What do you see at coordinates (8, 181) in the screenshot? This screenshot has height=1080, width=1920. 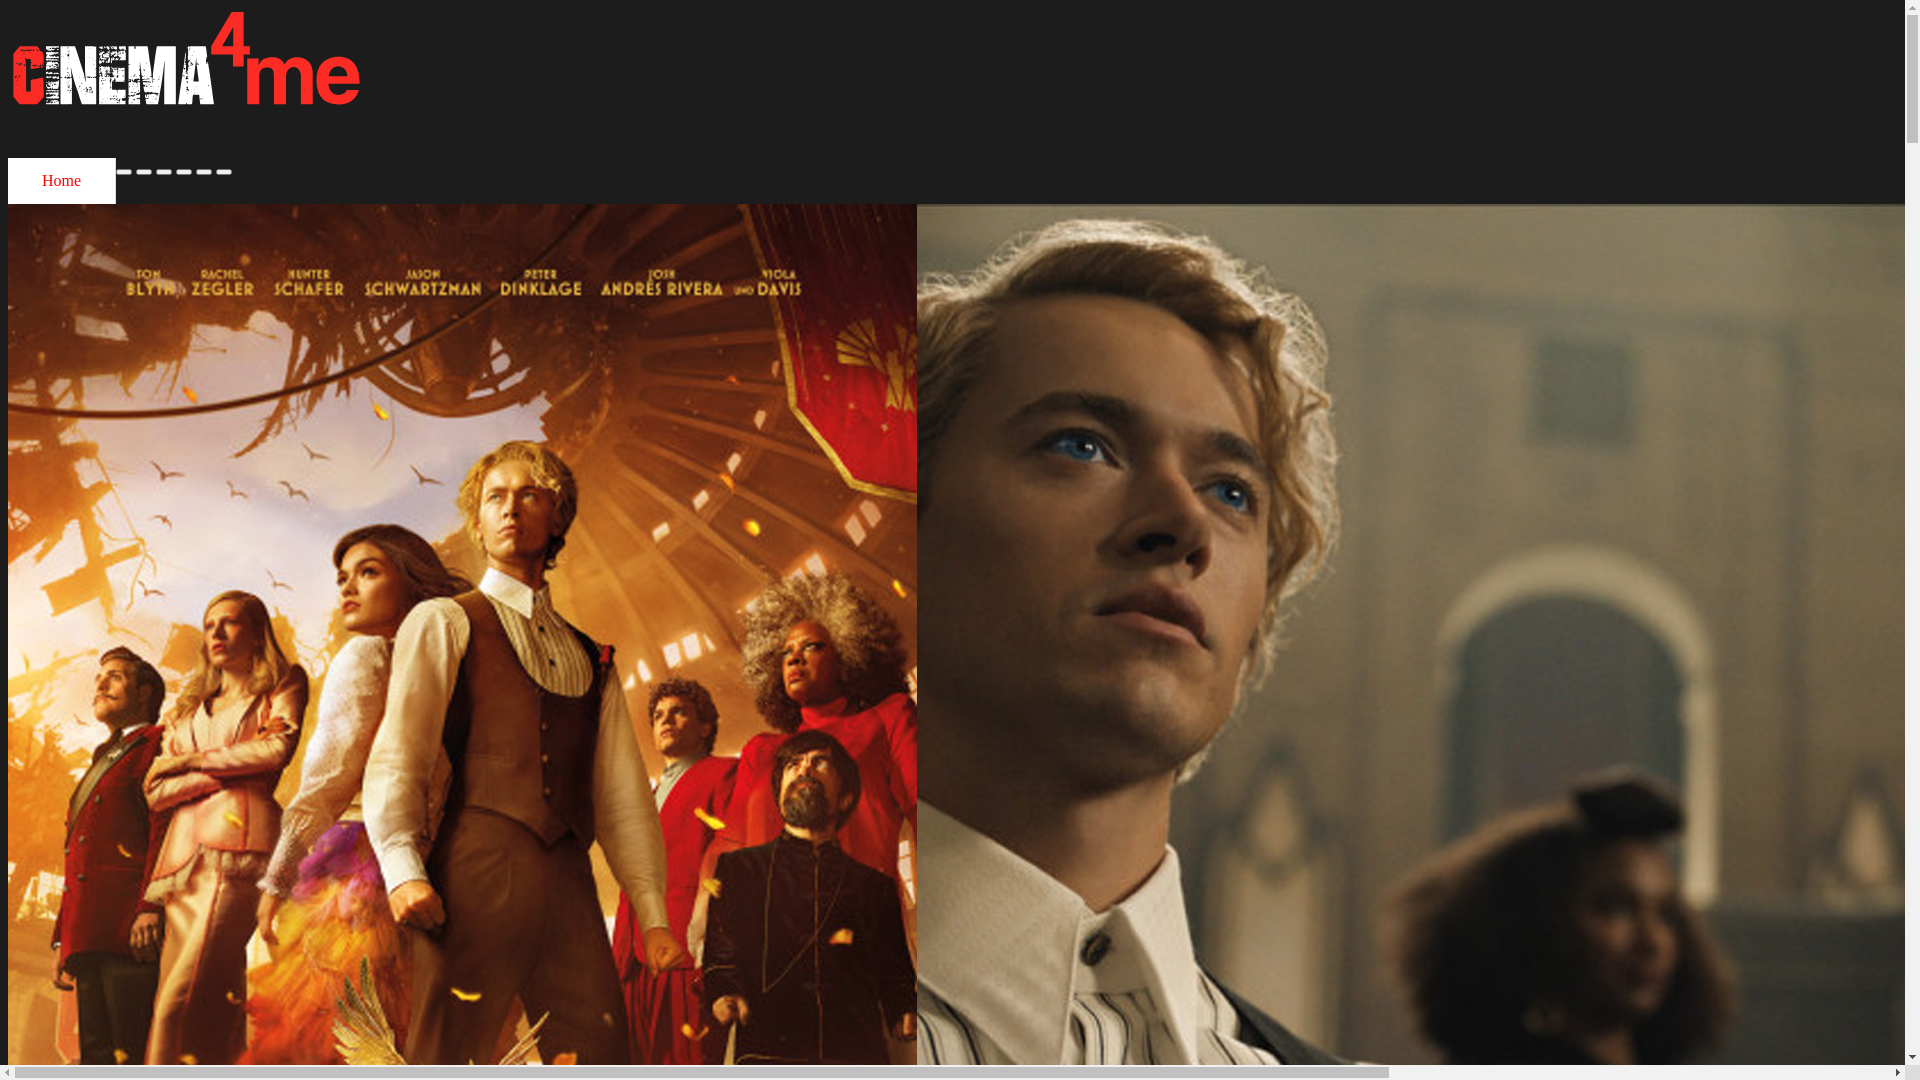 I see `'Home'` at bounding box center [8, 181].